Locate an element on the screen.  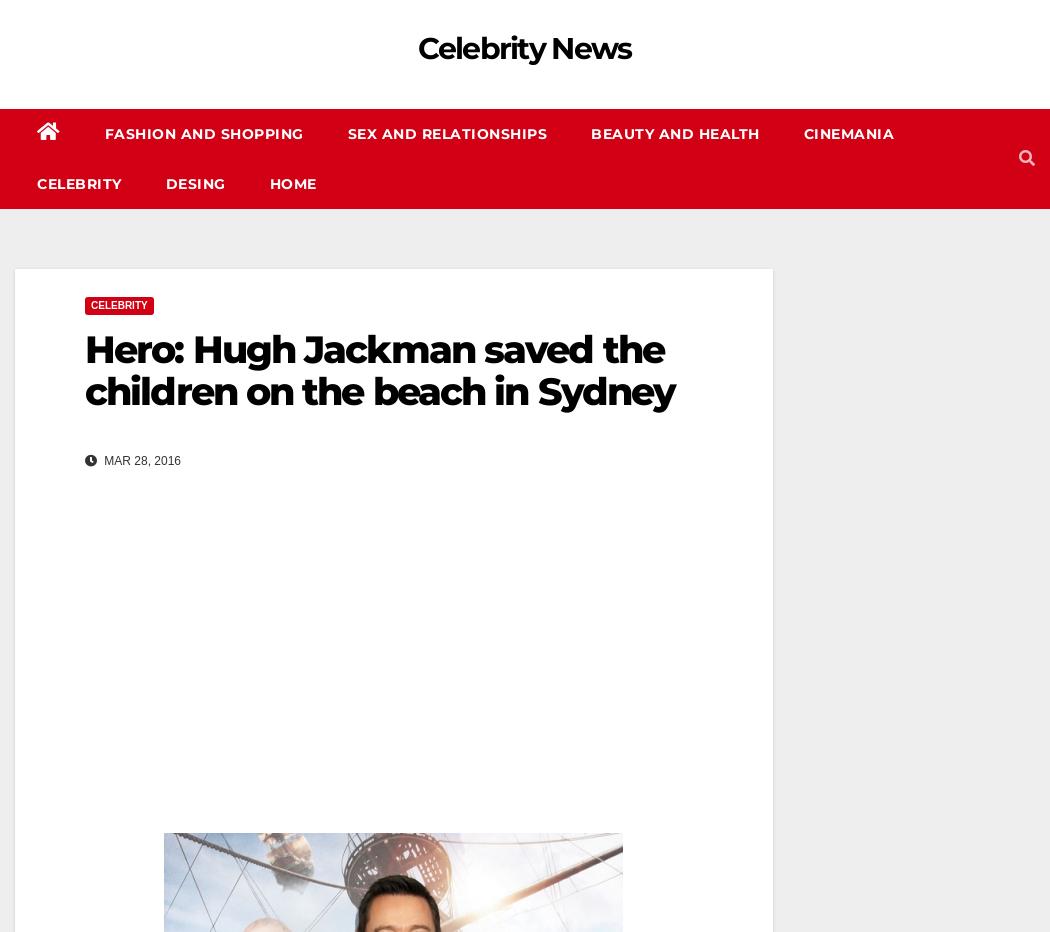
'Mar 28, 2016' is located at coordinates (140, 460).